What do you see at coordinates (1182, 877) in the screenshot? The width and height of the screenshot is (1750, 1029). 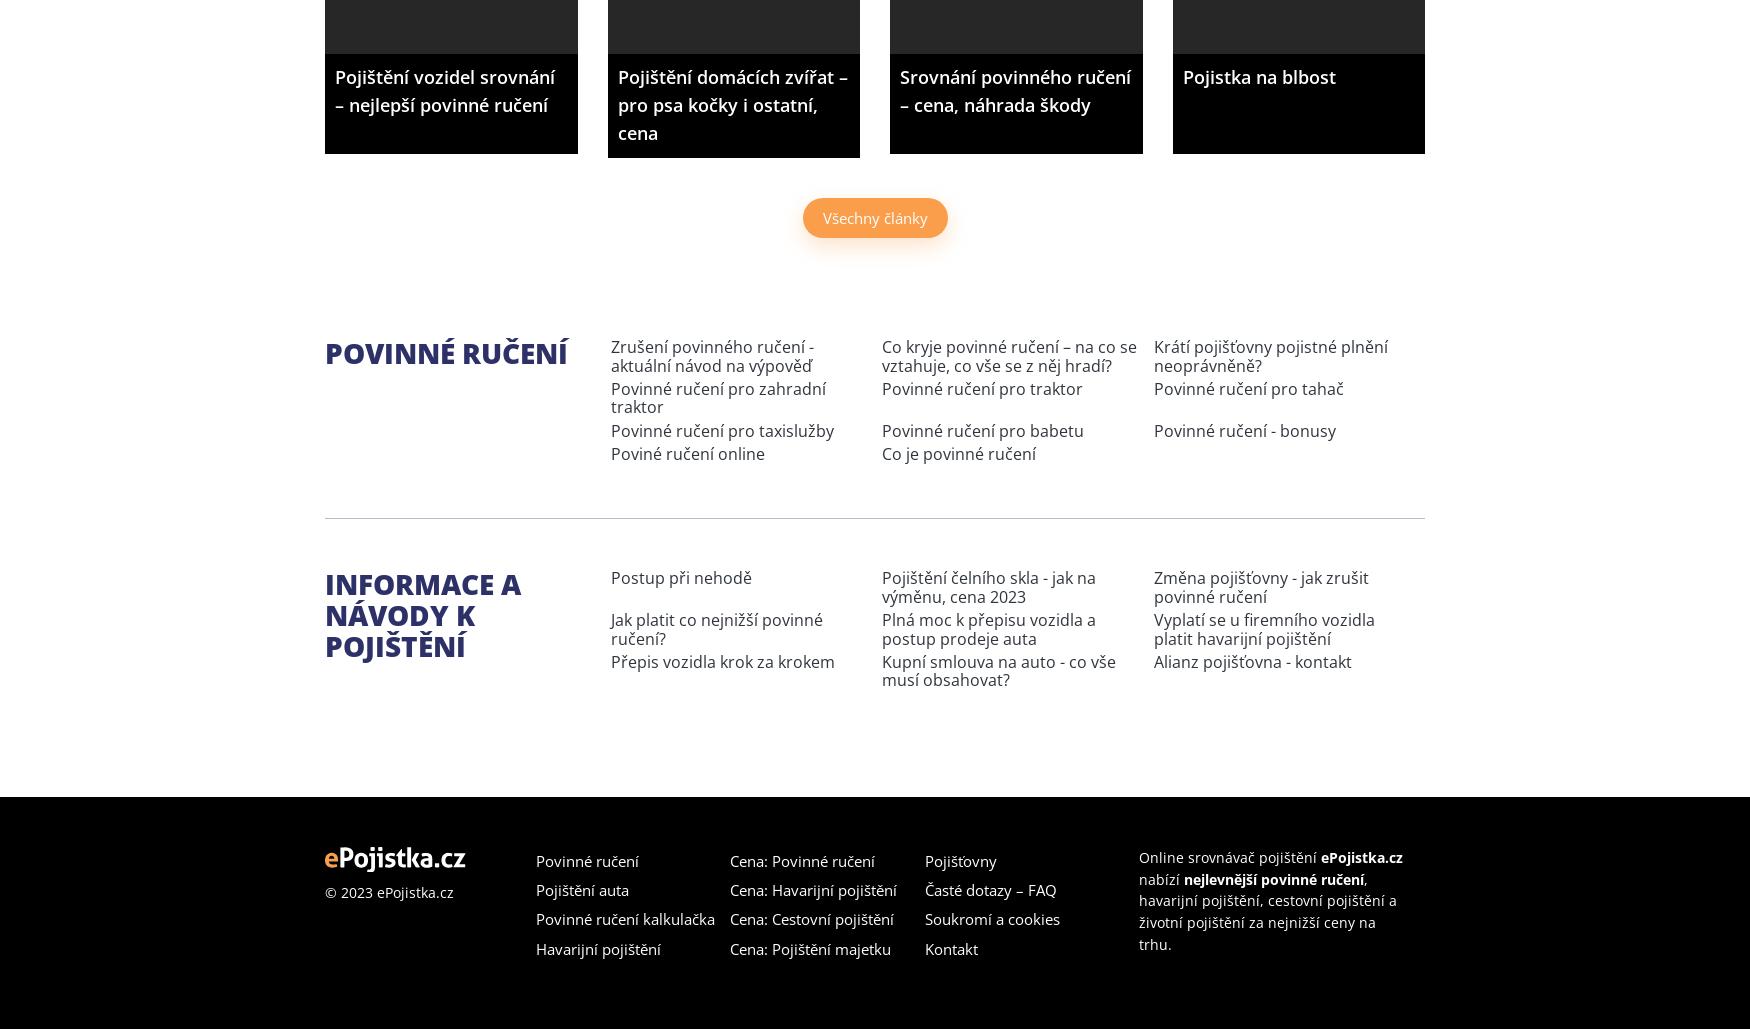 I see `'nejlevnější povinné ručení'` at bounding box center [1182, 877].